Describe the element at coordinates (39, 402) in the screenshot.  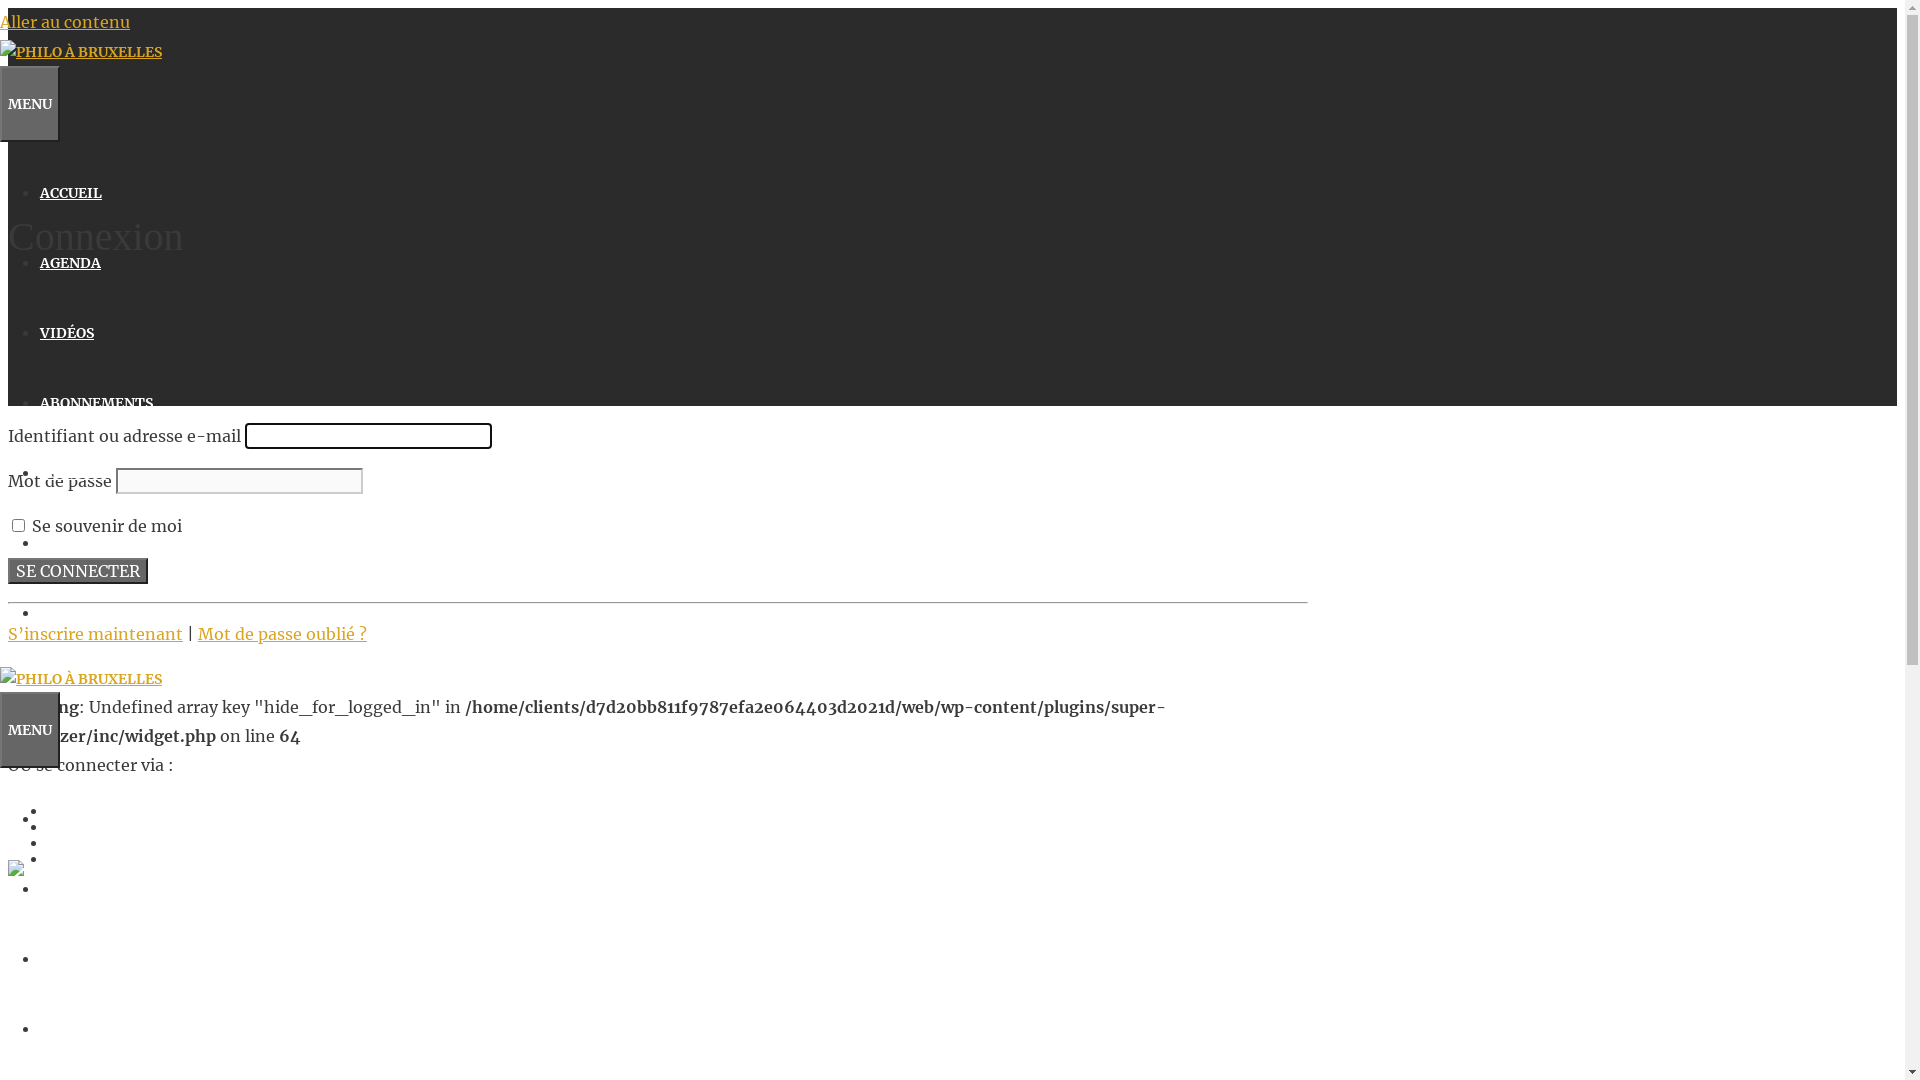
I see `'ABONNEMENTS'` at that location.